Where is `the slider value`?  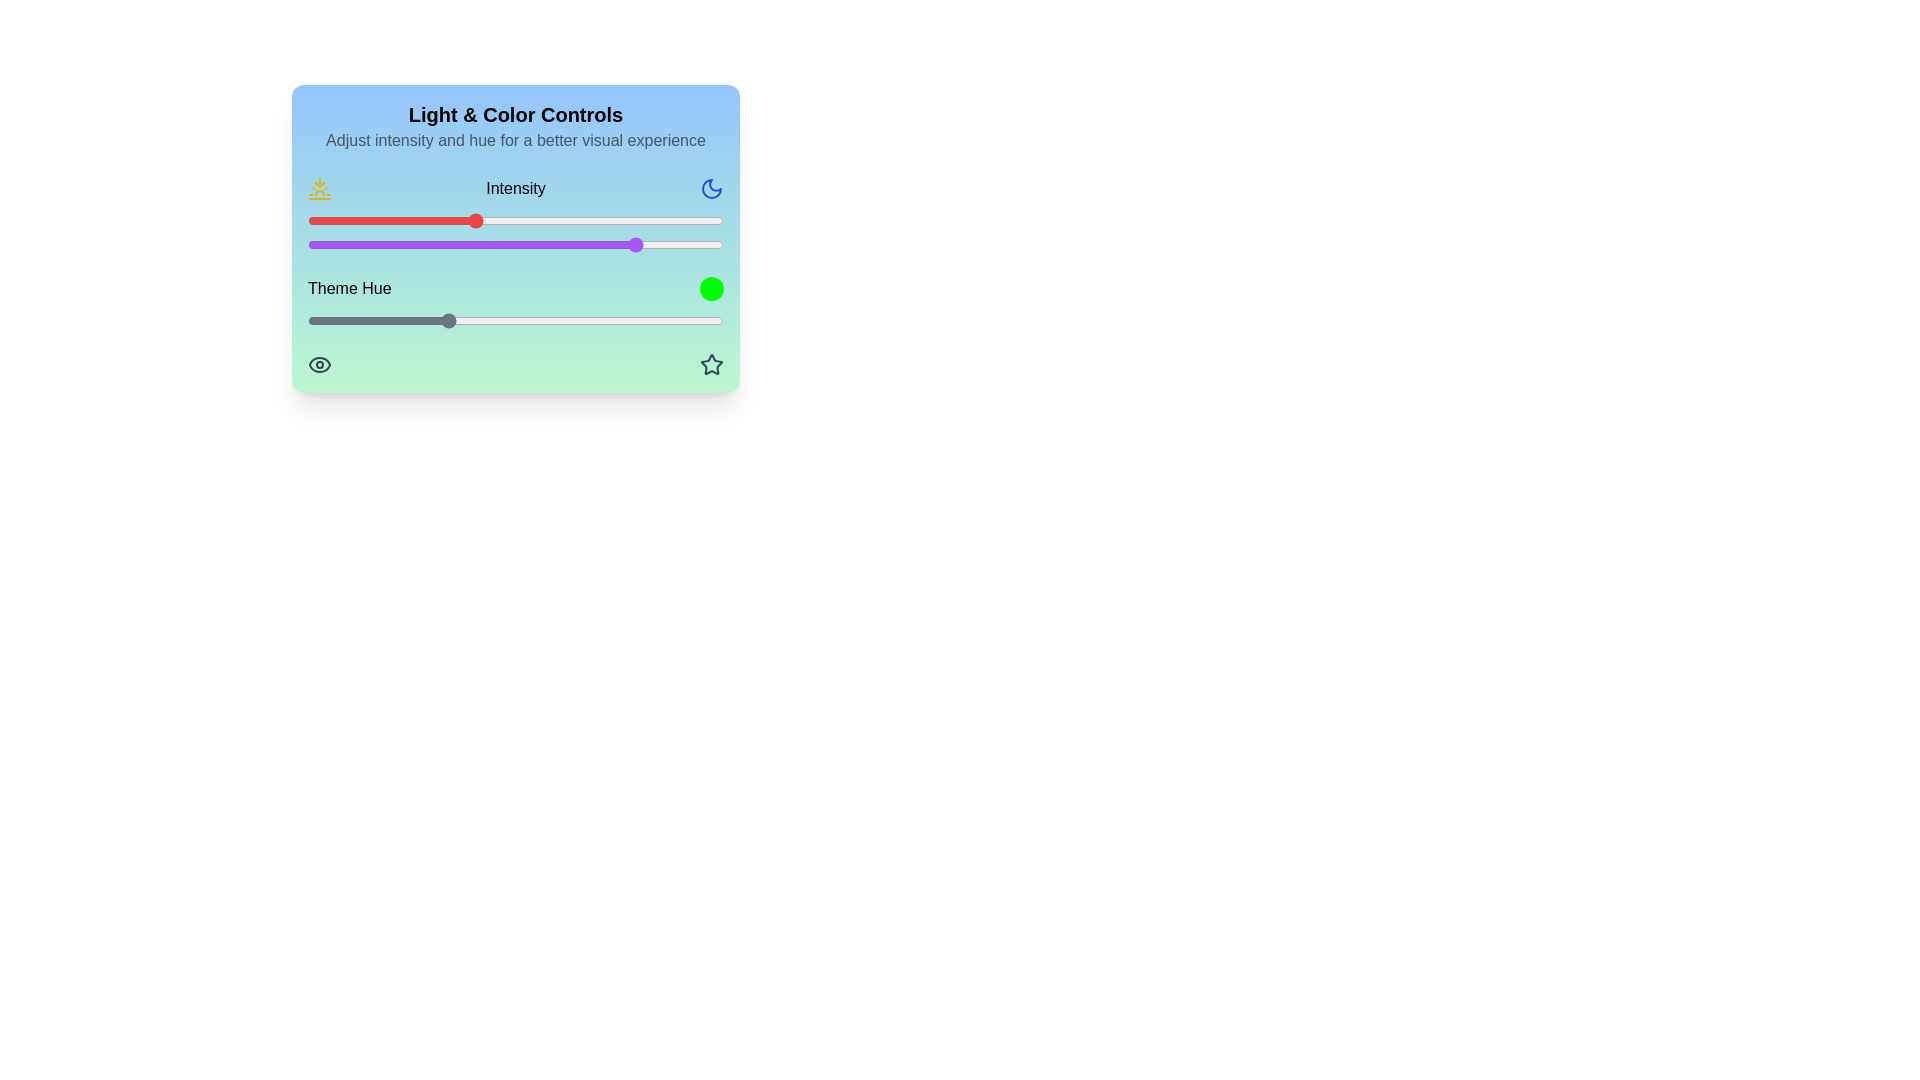 the slider value is located at coordinates (553, 244).